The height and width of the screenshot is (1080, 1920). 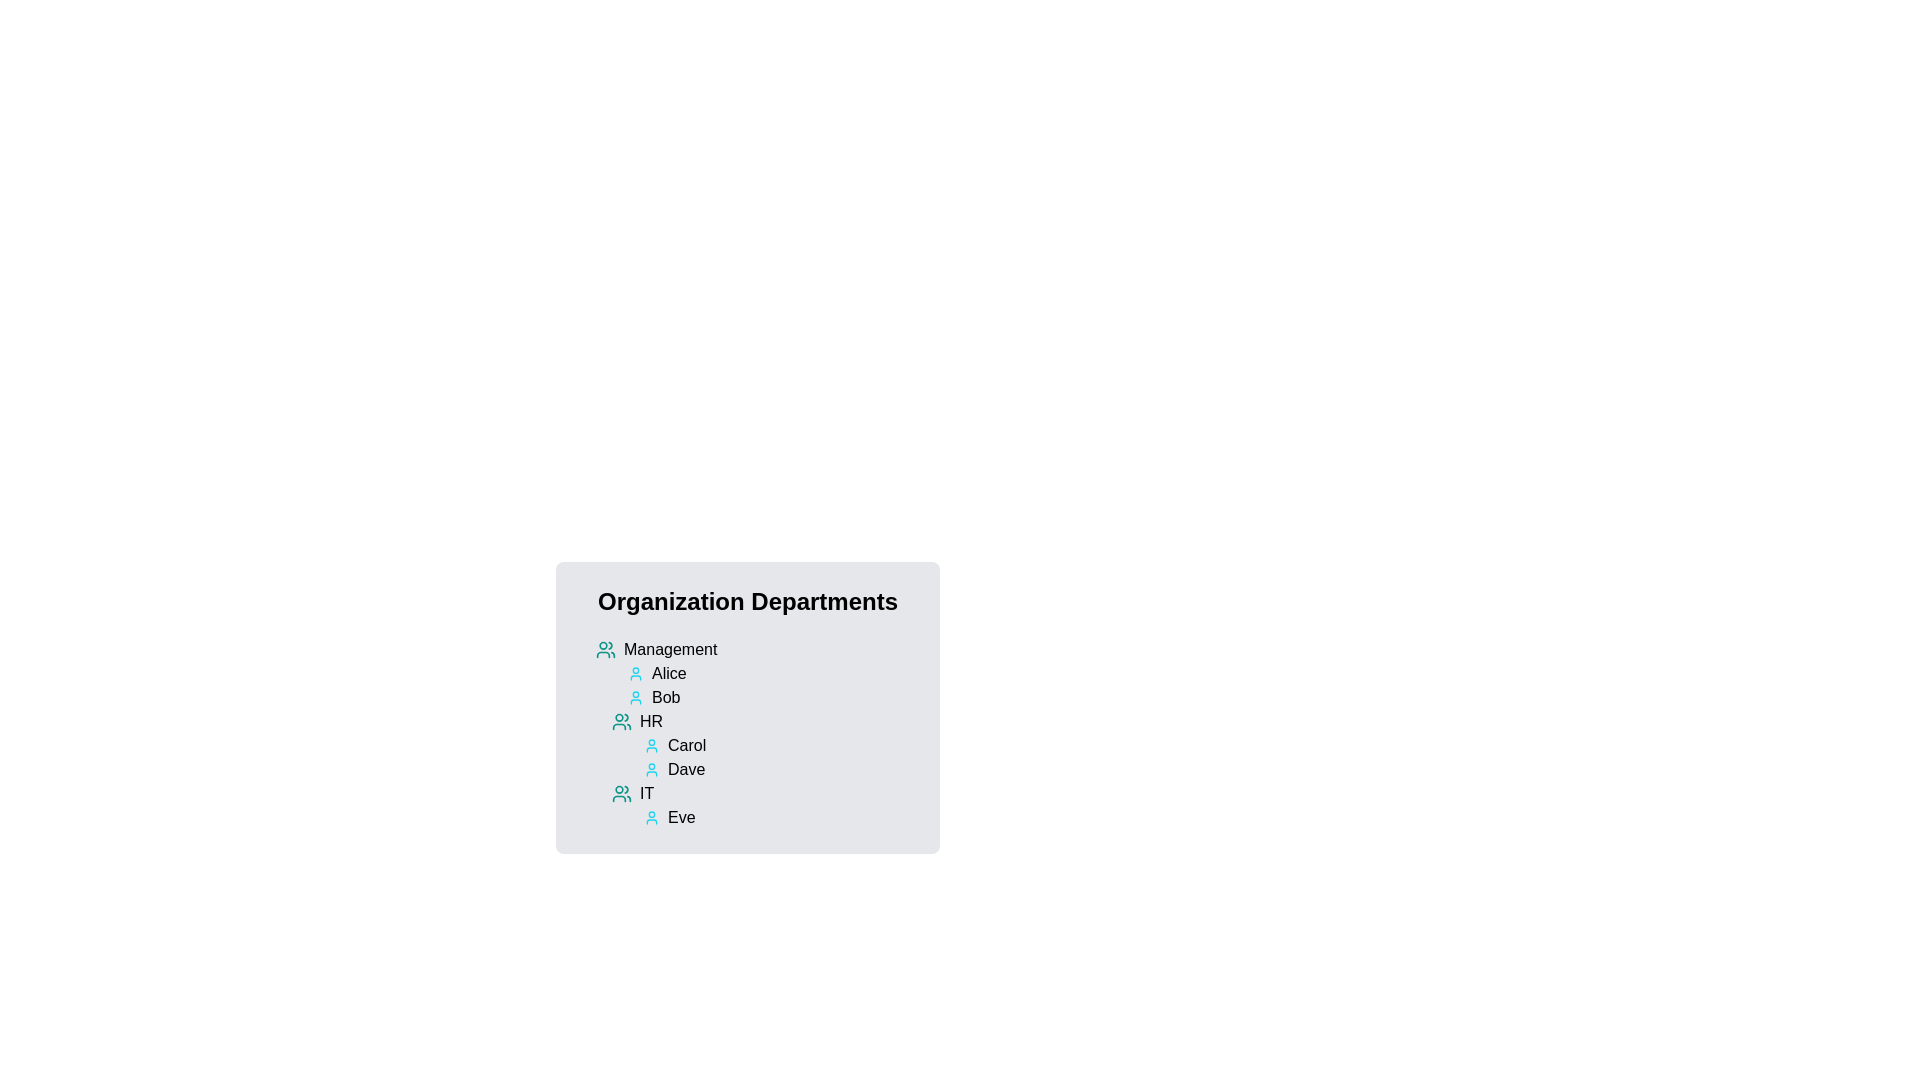 I want to click on text label displaying the name 'Eve', which is positioned below the 'IT' section in the organizational structure list, so click(x=681, y=817).